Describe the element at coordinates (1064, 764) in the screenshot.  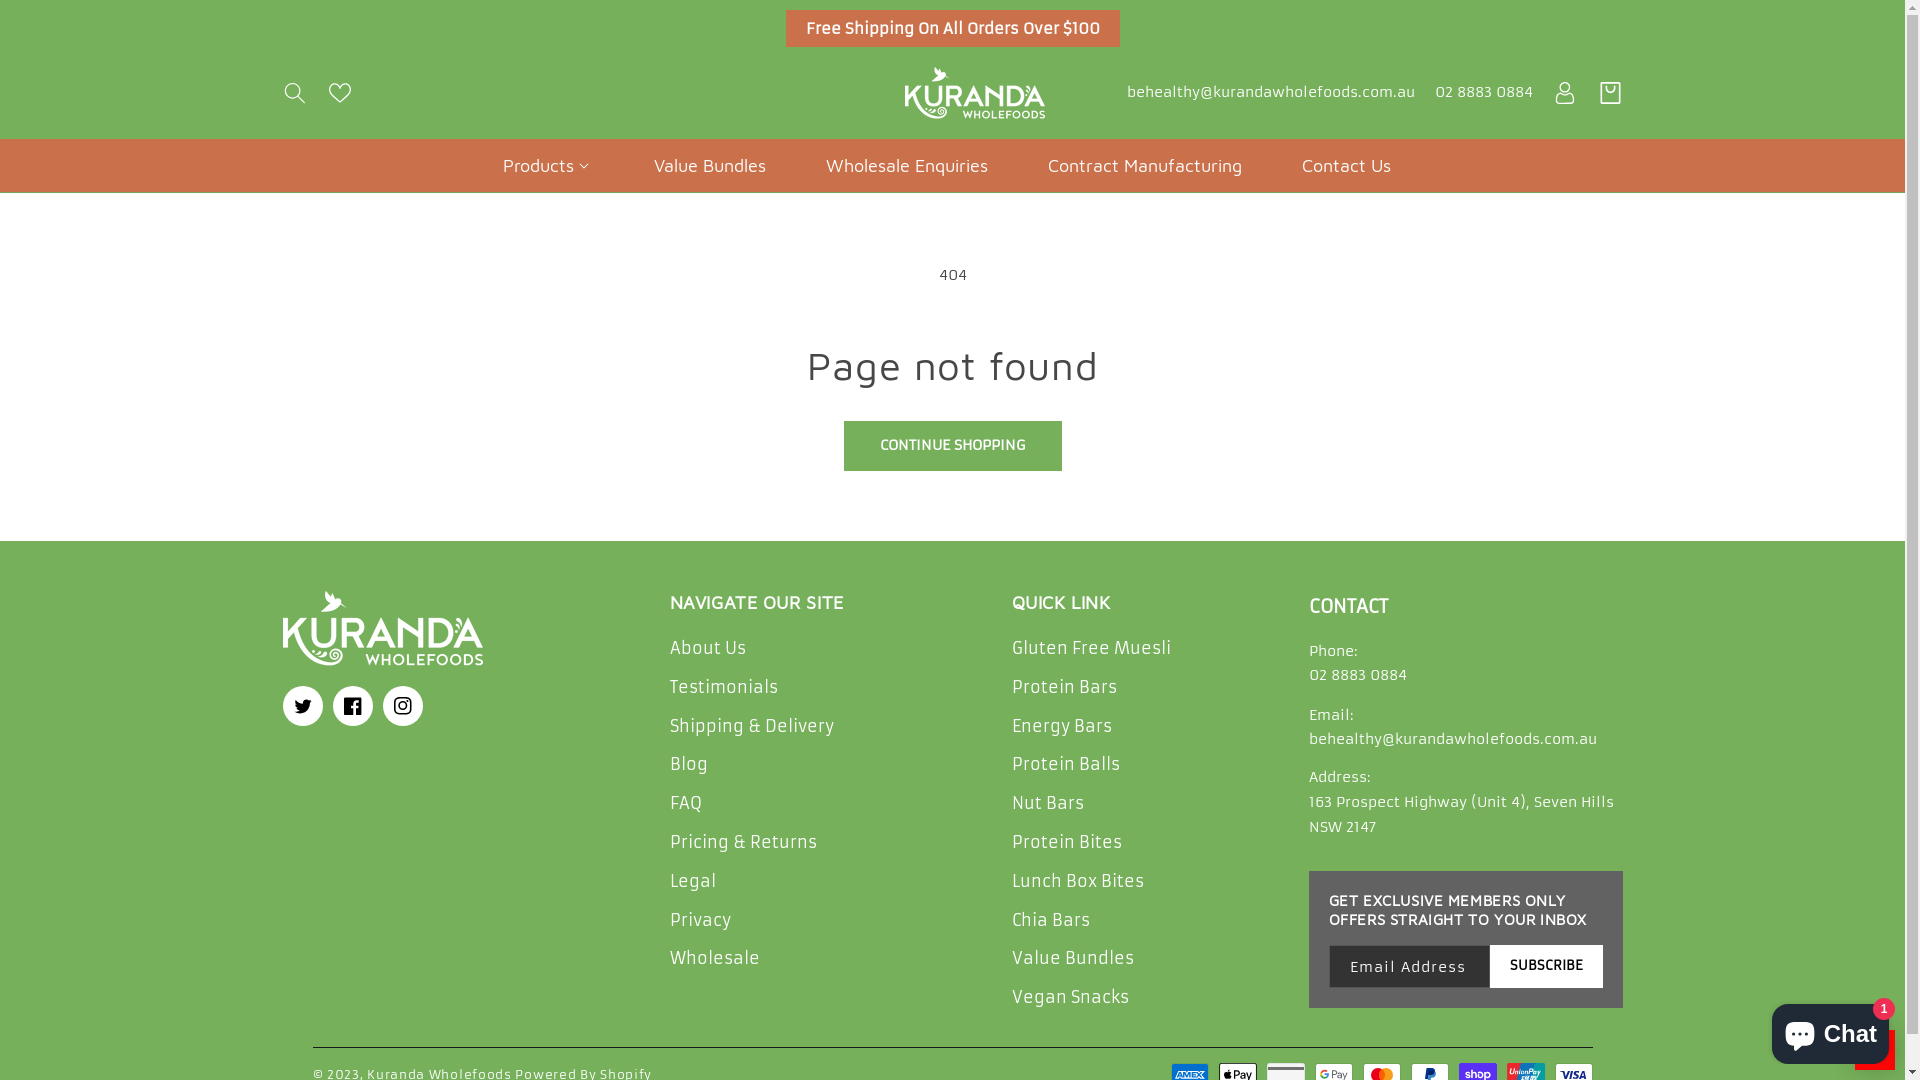
I see `'Protein Balls'` at that location.